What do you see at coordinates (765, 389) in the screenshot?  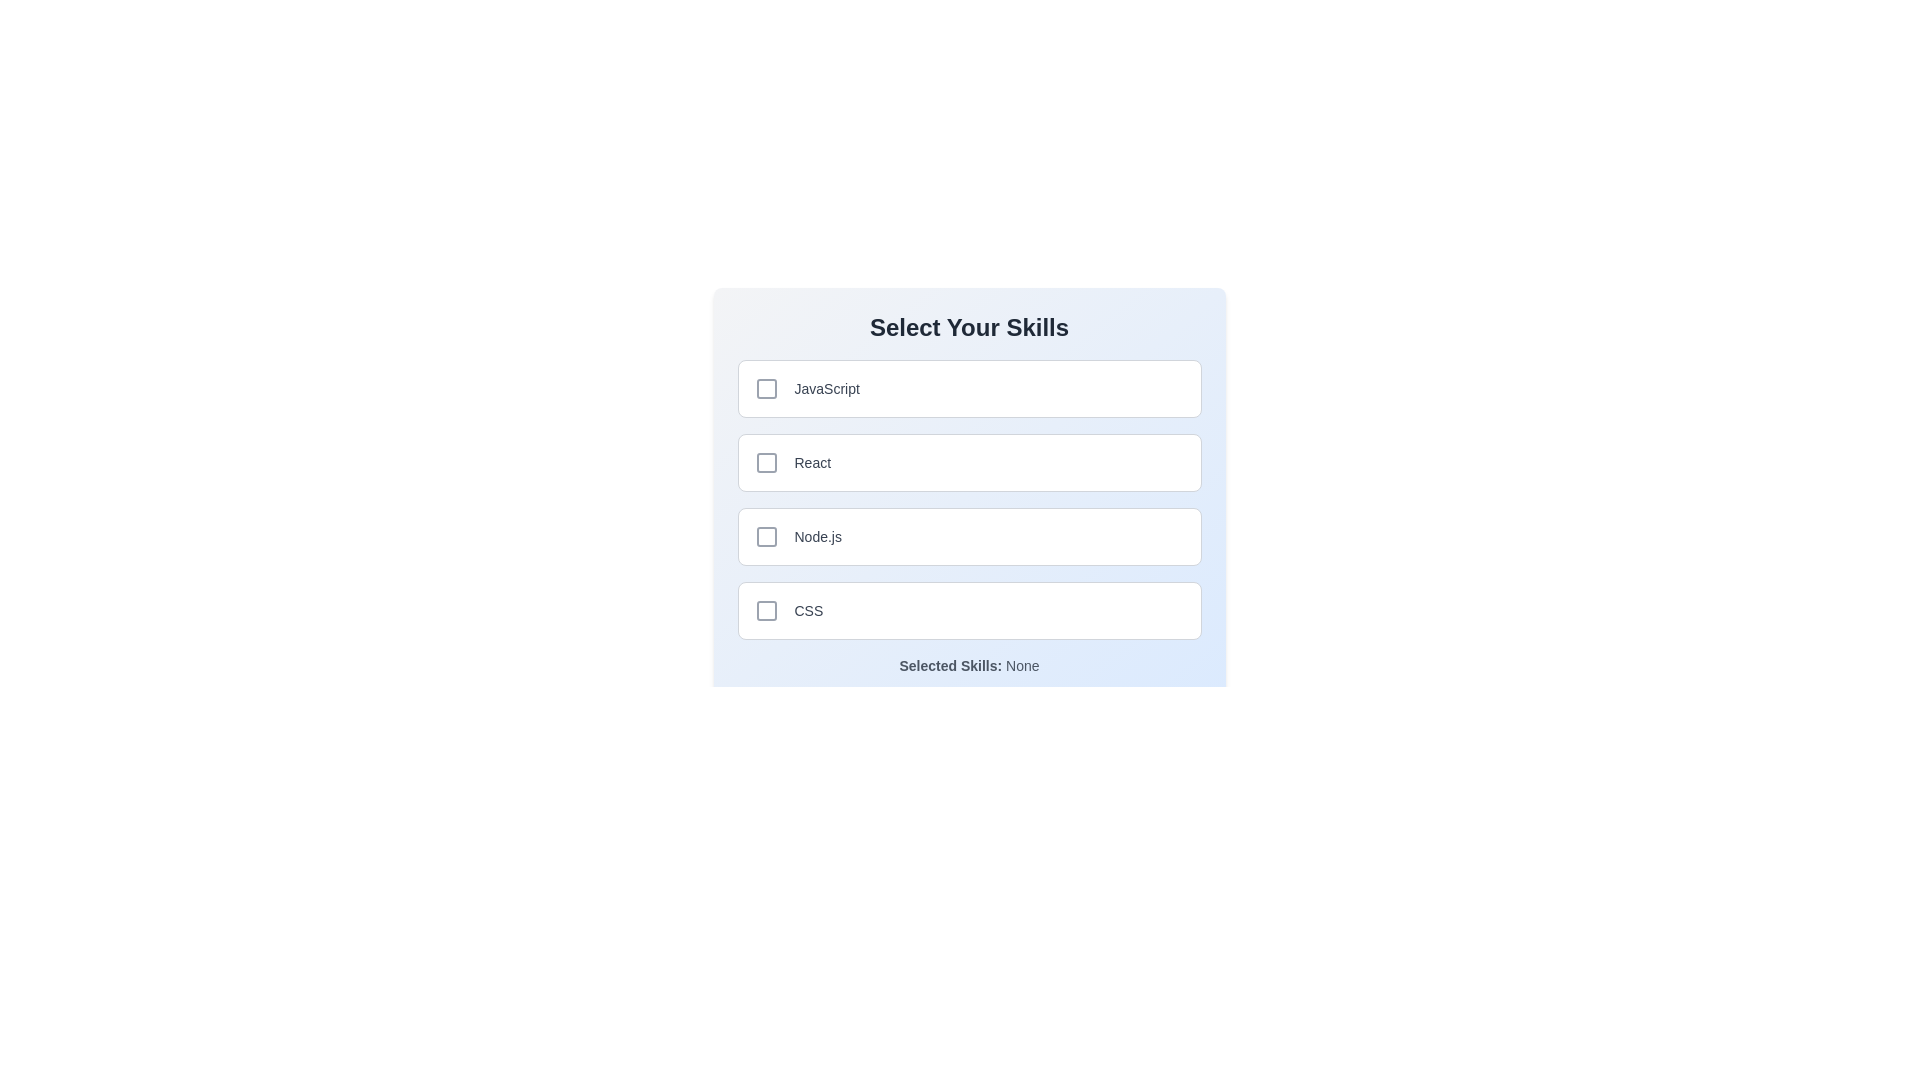 I see `the checkbox icon representing the 'JavaScript' selection option to trigger a tooltip or visual effect` at bounding box center [765, 389].